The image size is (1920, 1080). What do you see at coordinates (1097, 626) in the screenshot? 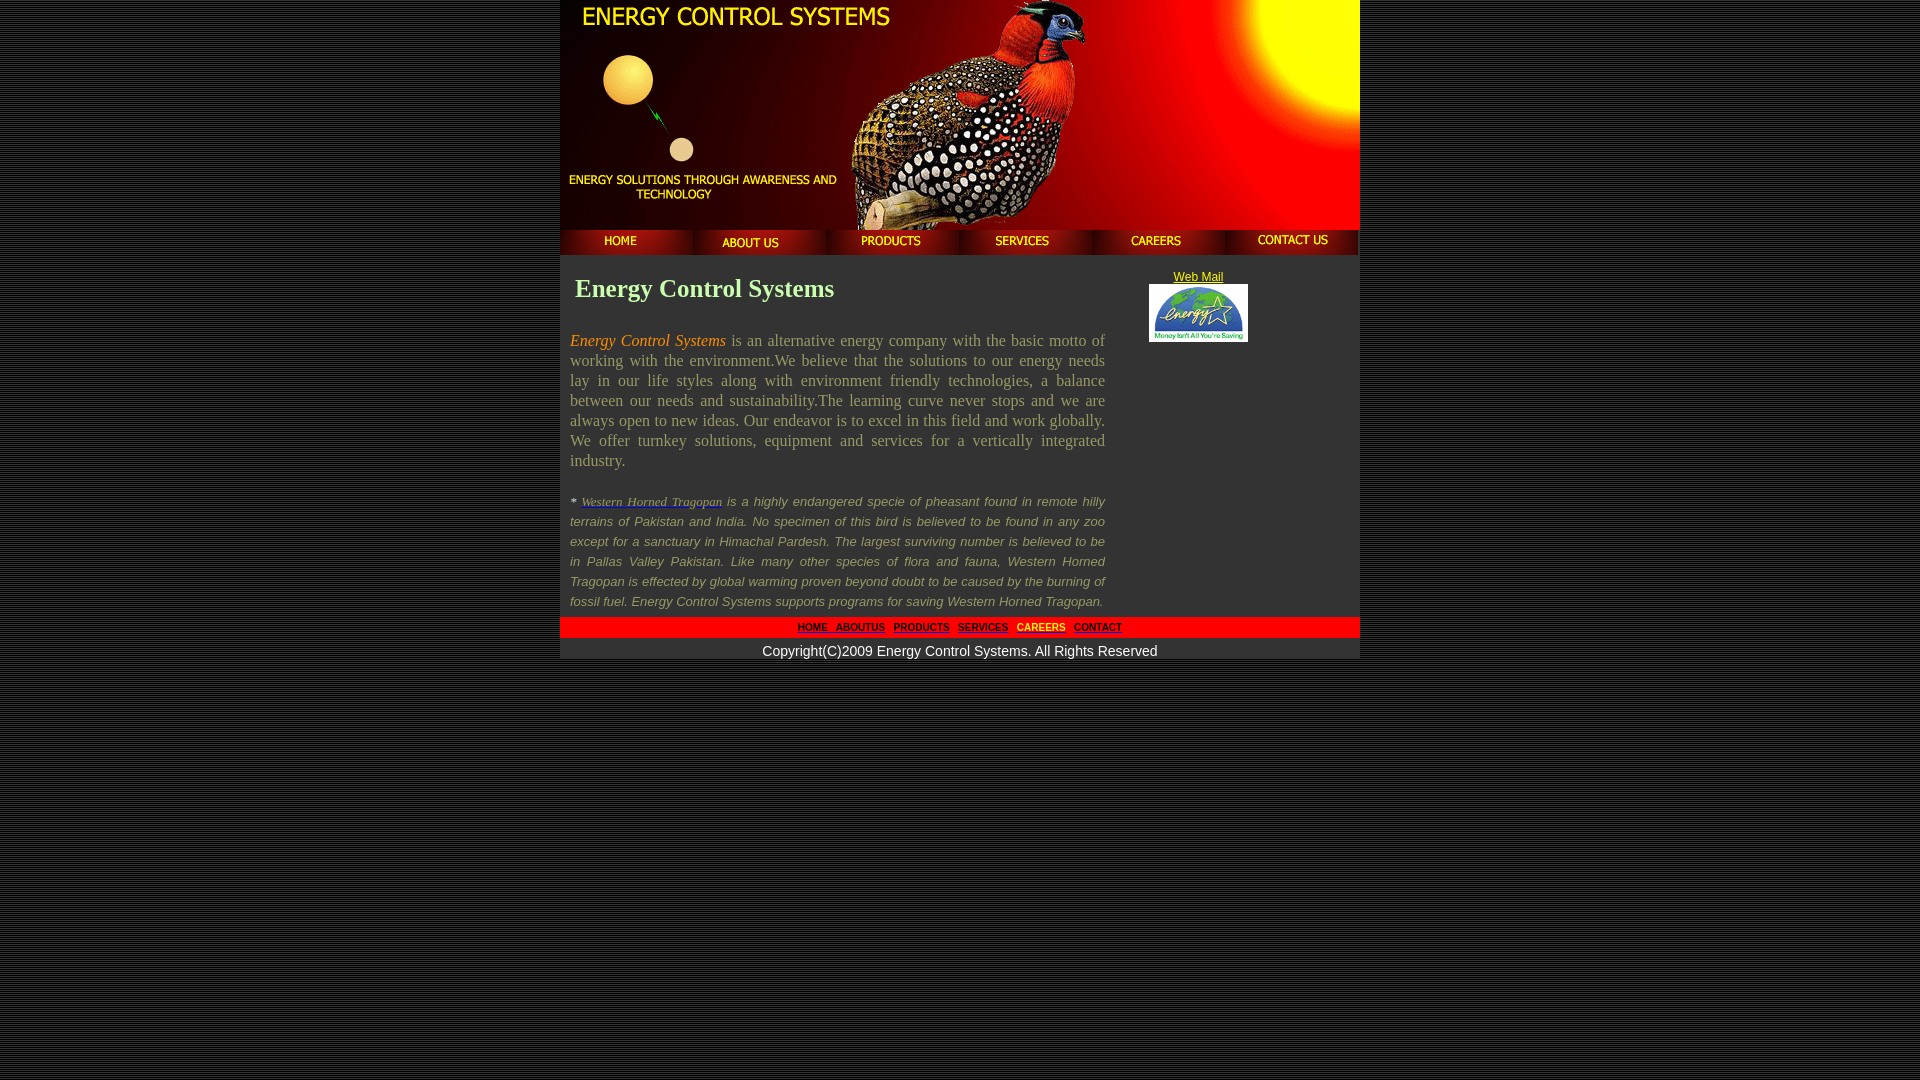
I see `'CONTACT'` at bounding box center [1097, 626].